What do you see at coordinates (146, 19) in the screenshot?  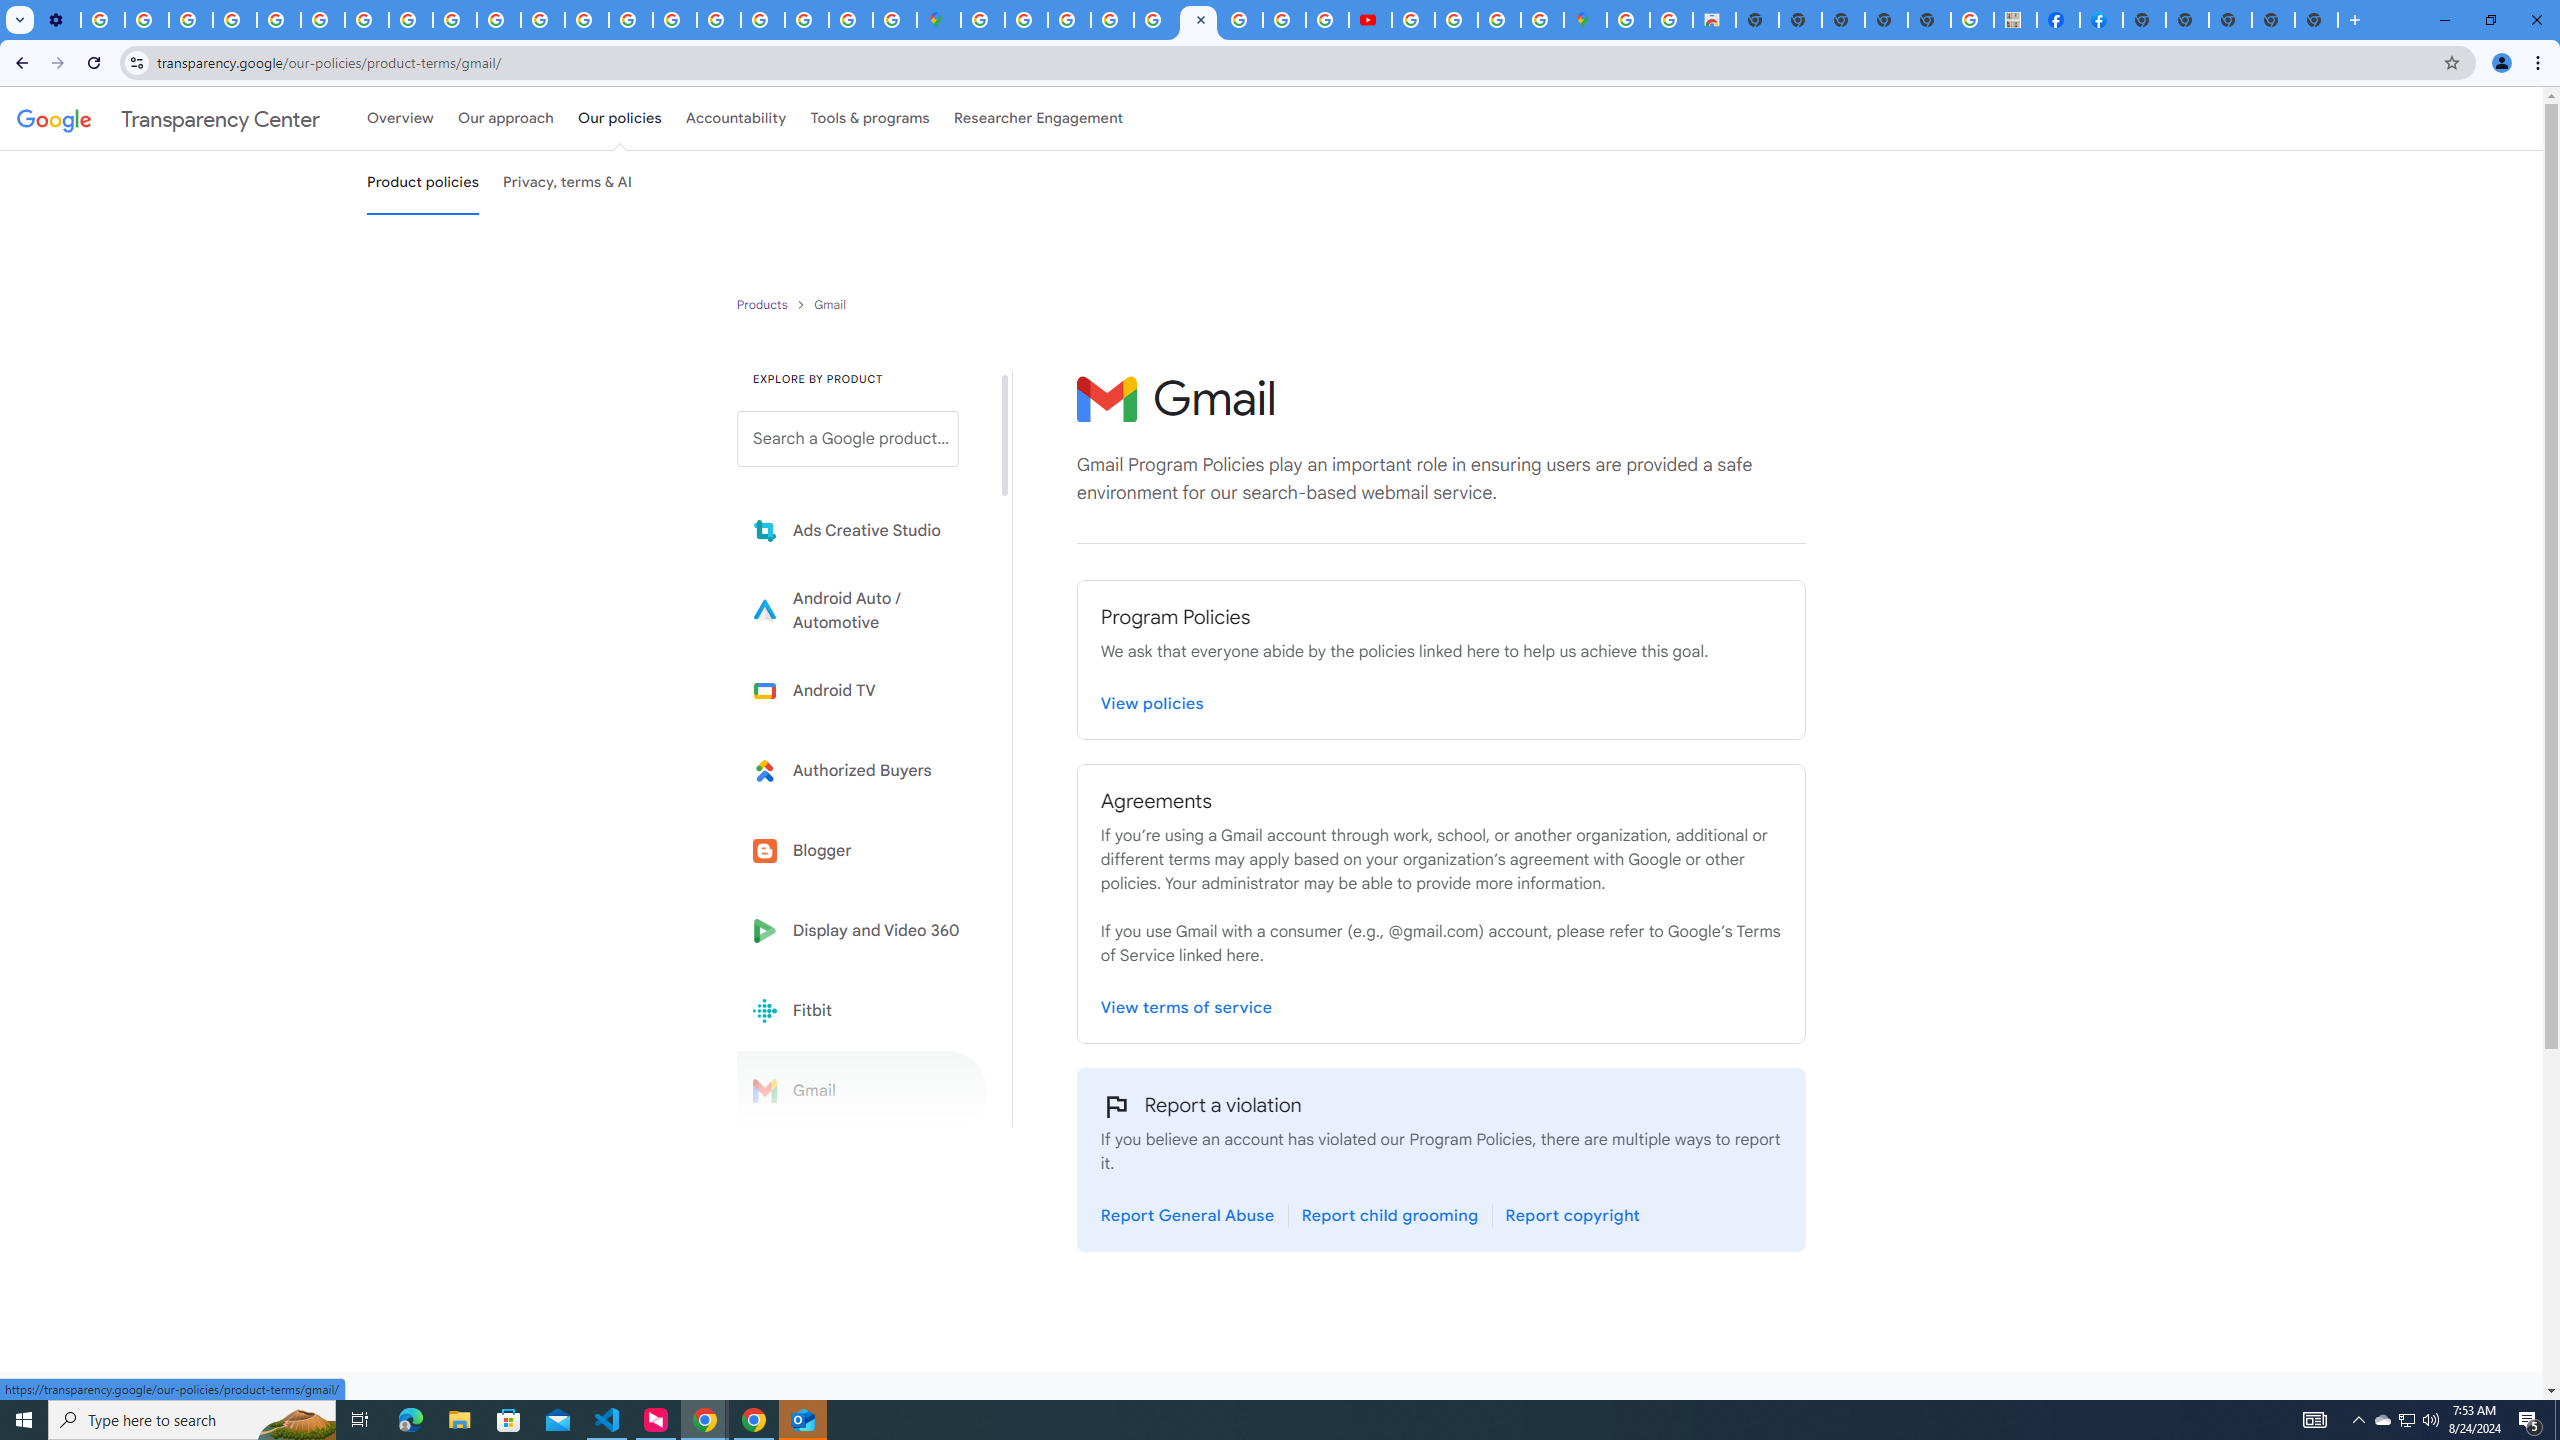 I see `'Learn how to find your photos - Google Photos Help'` at bounding box center [146, 19].